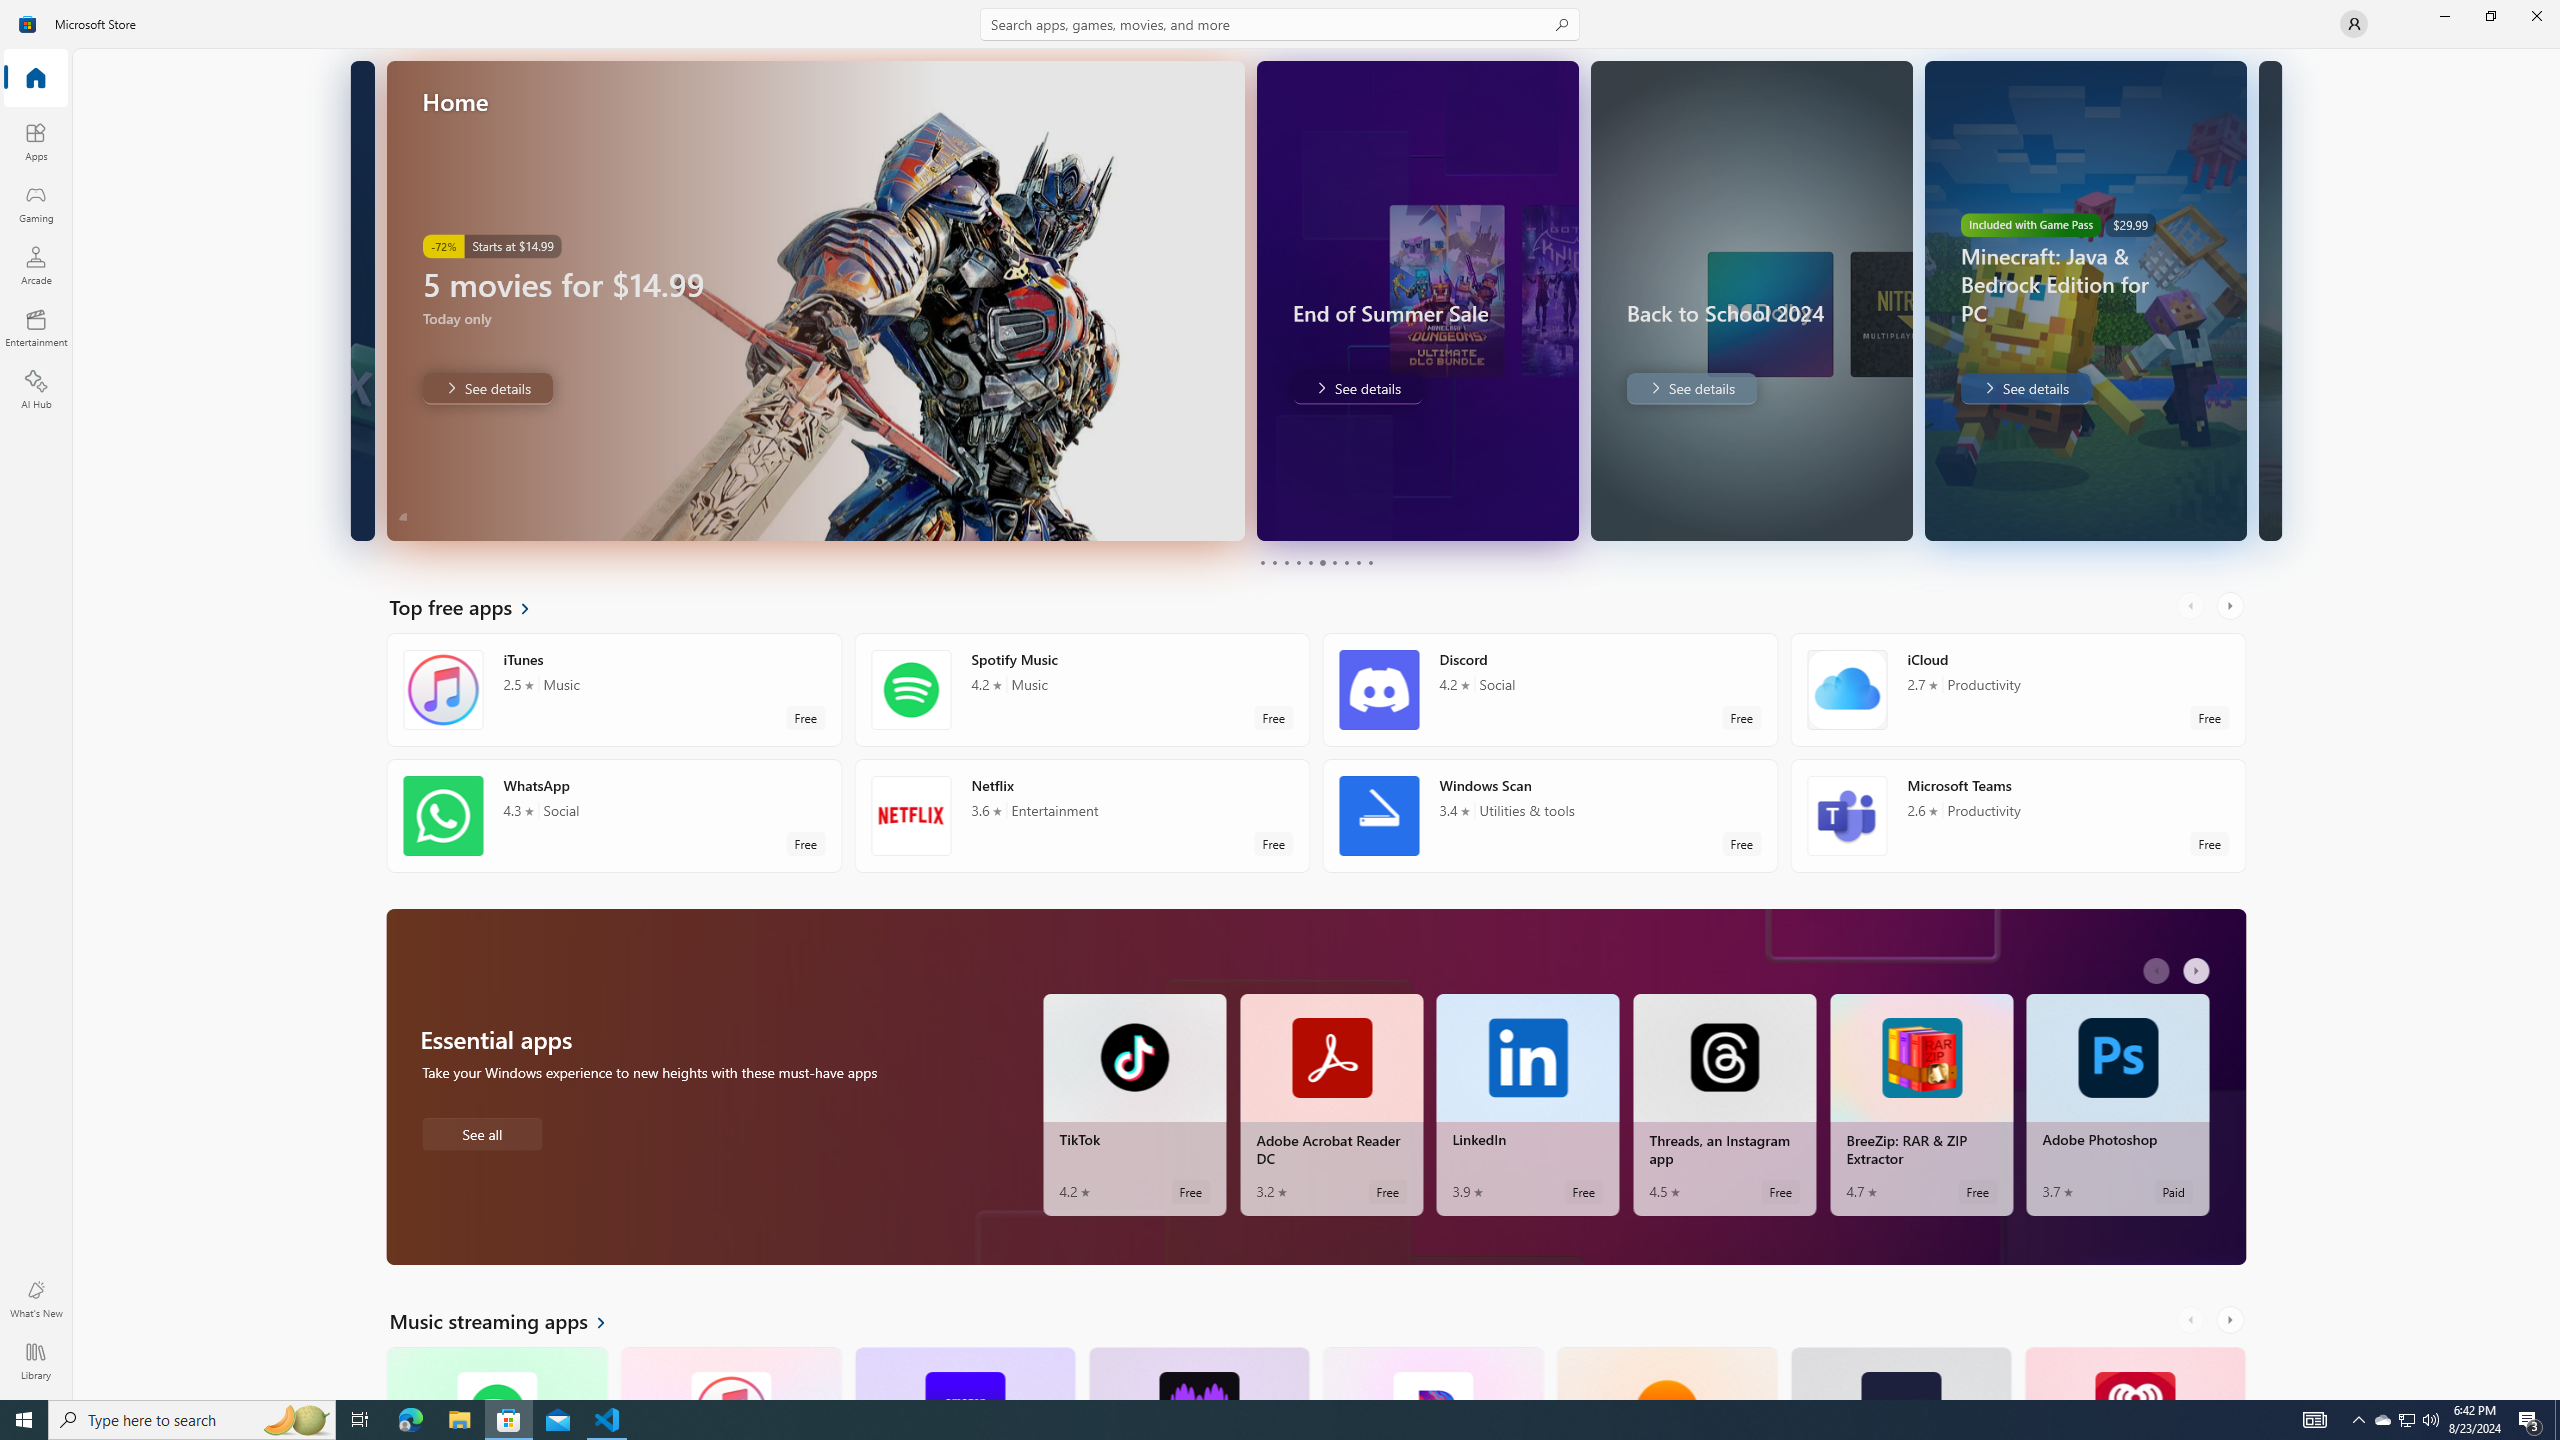  I want to click on 'Library', so click(34, 1360).